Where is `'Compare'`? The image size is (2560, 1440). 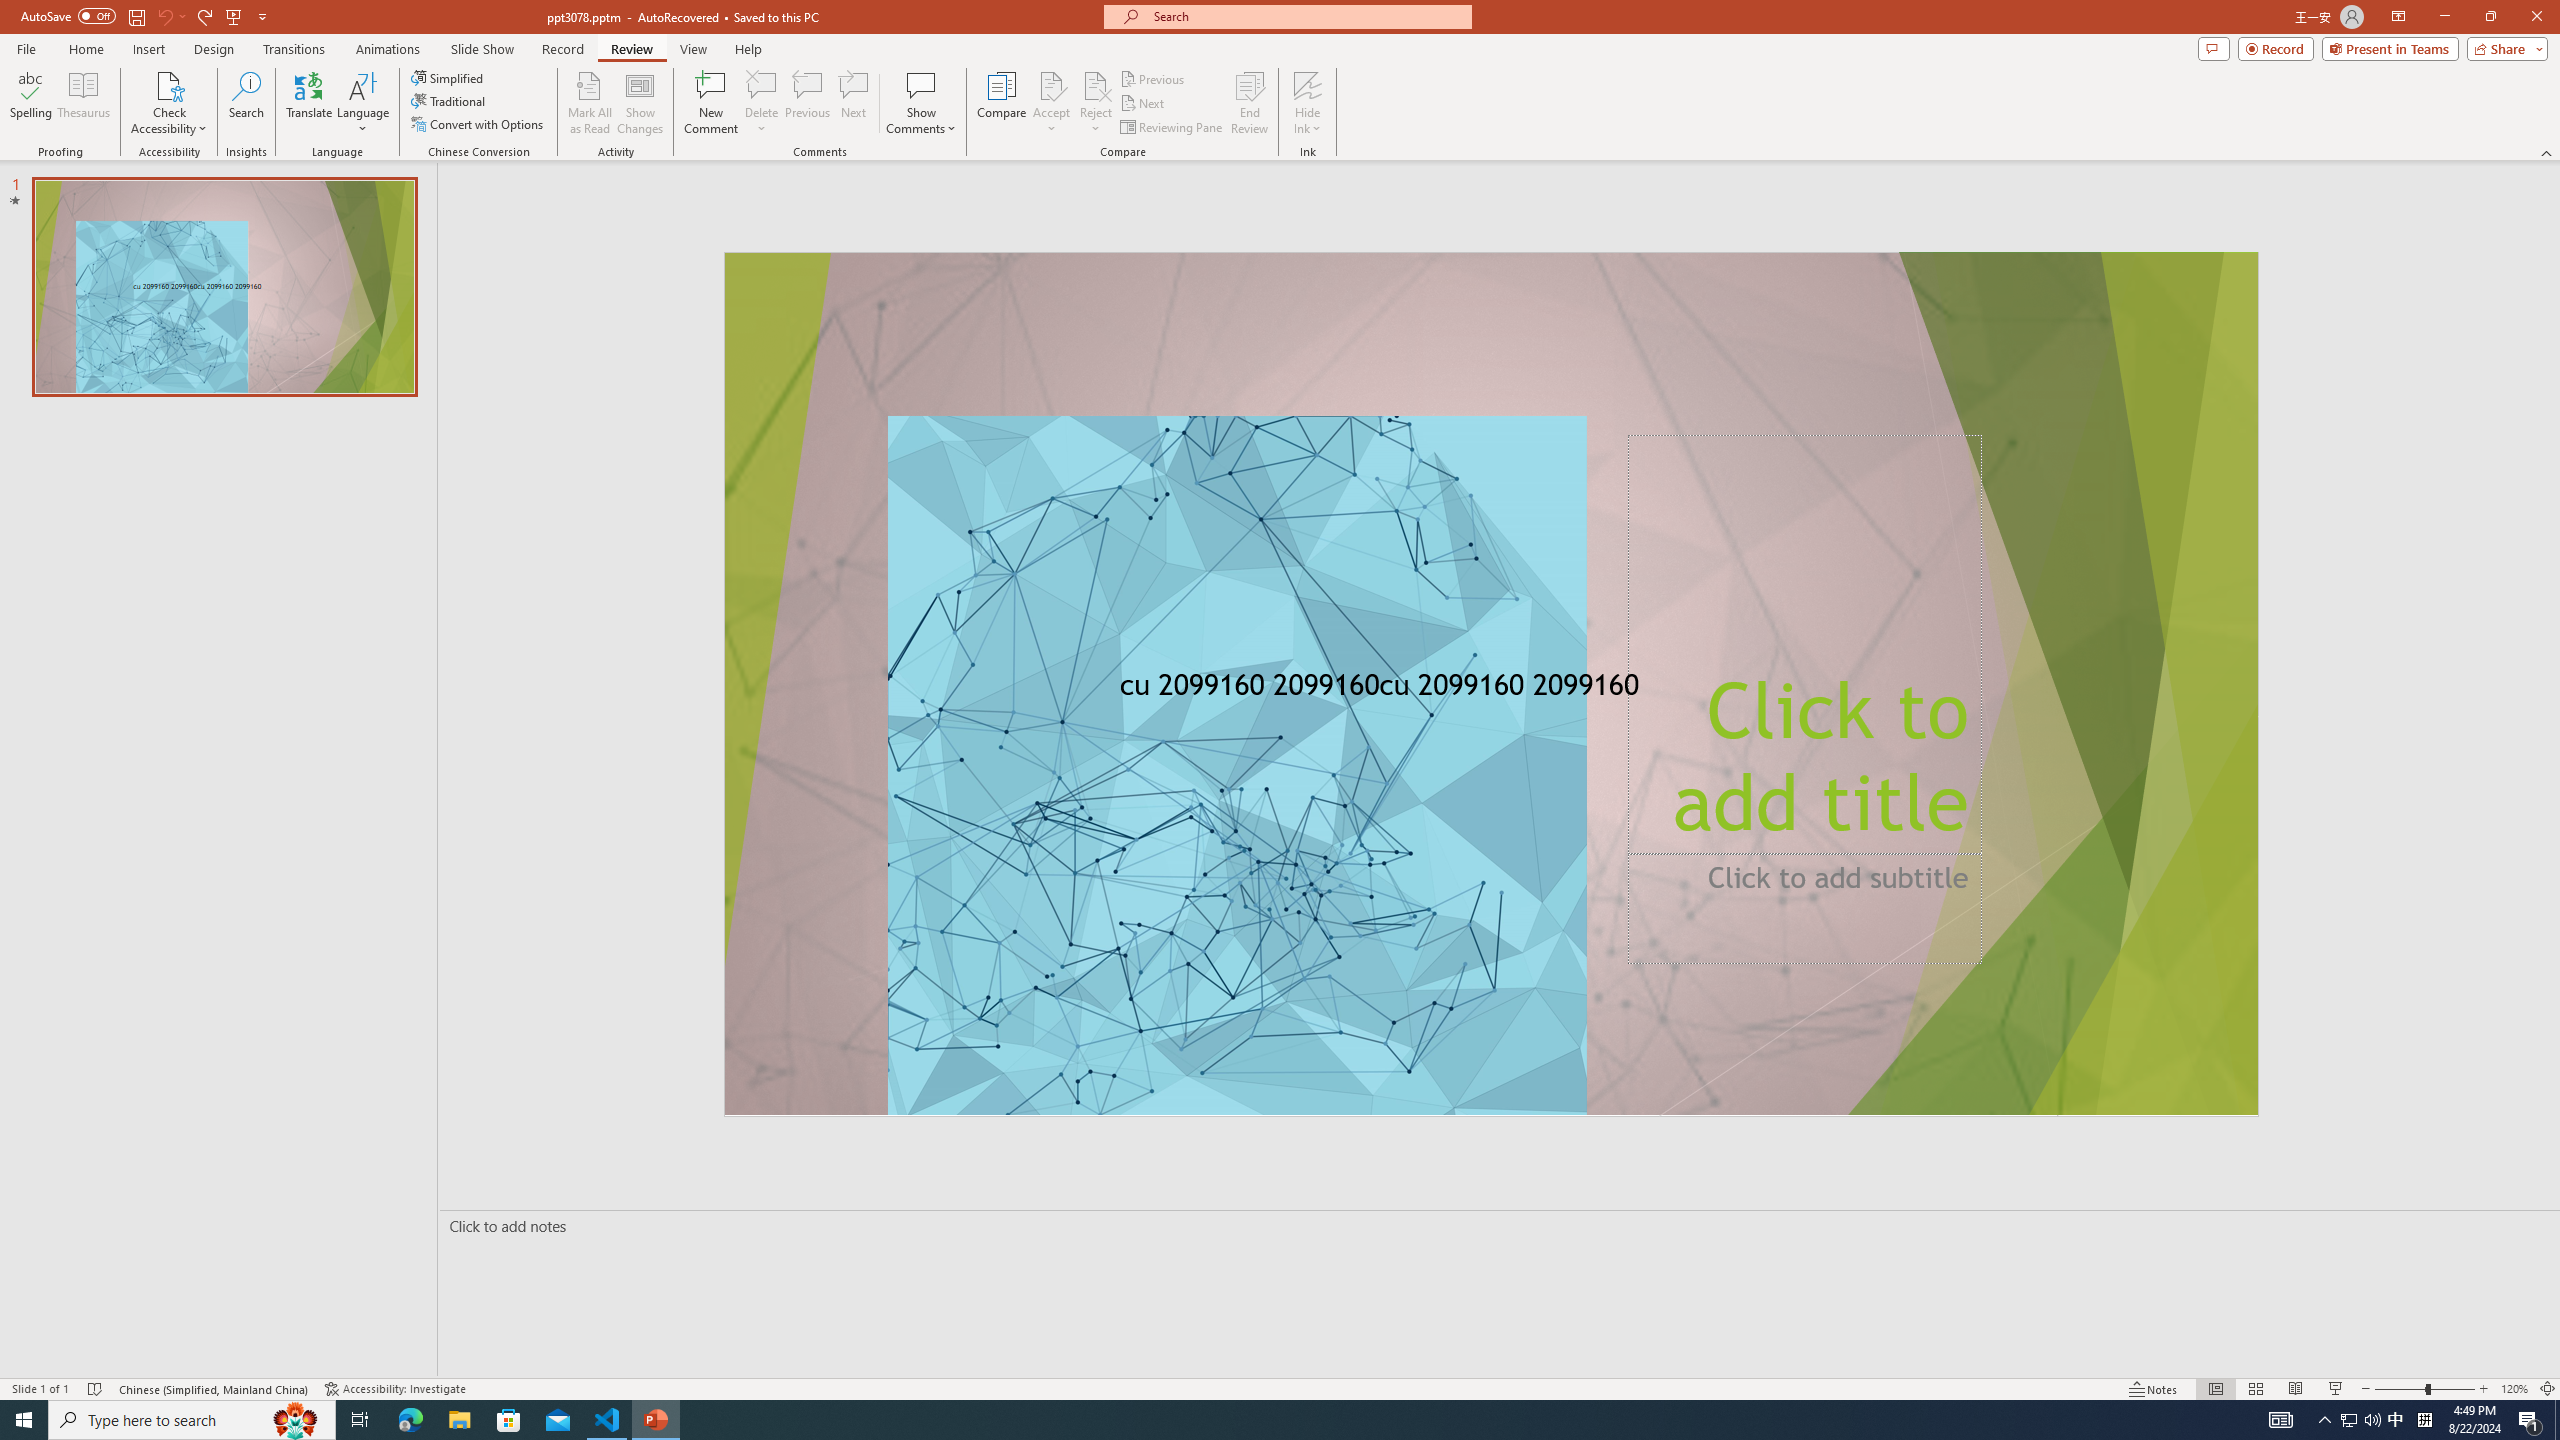
'Compare' is located at coordinates (1002, 103).